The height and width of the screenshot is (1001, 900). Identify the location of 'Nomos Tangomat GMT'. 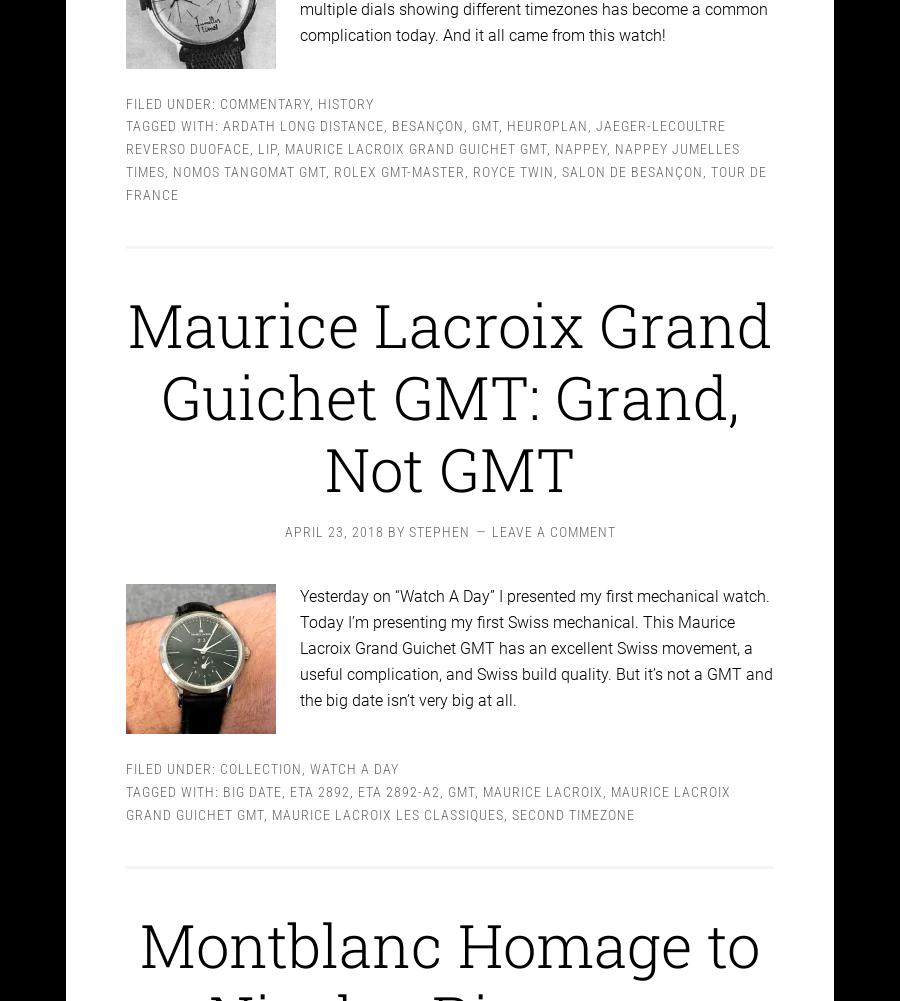
(248, 153).